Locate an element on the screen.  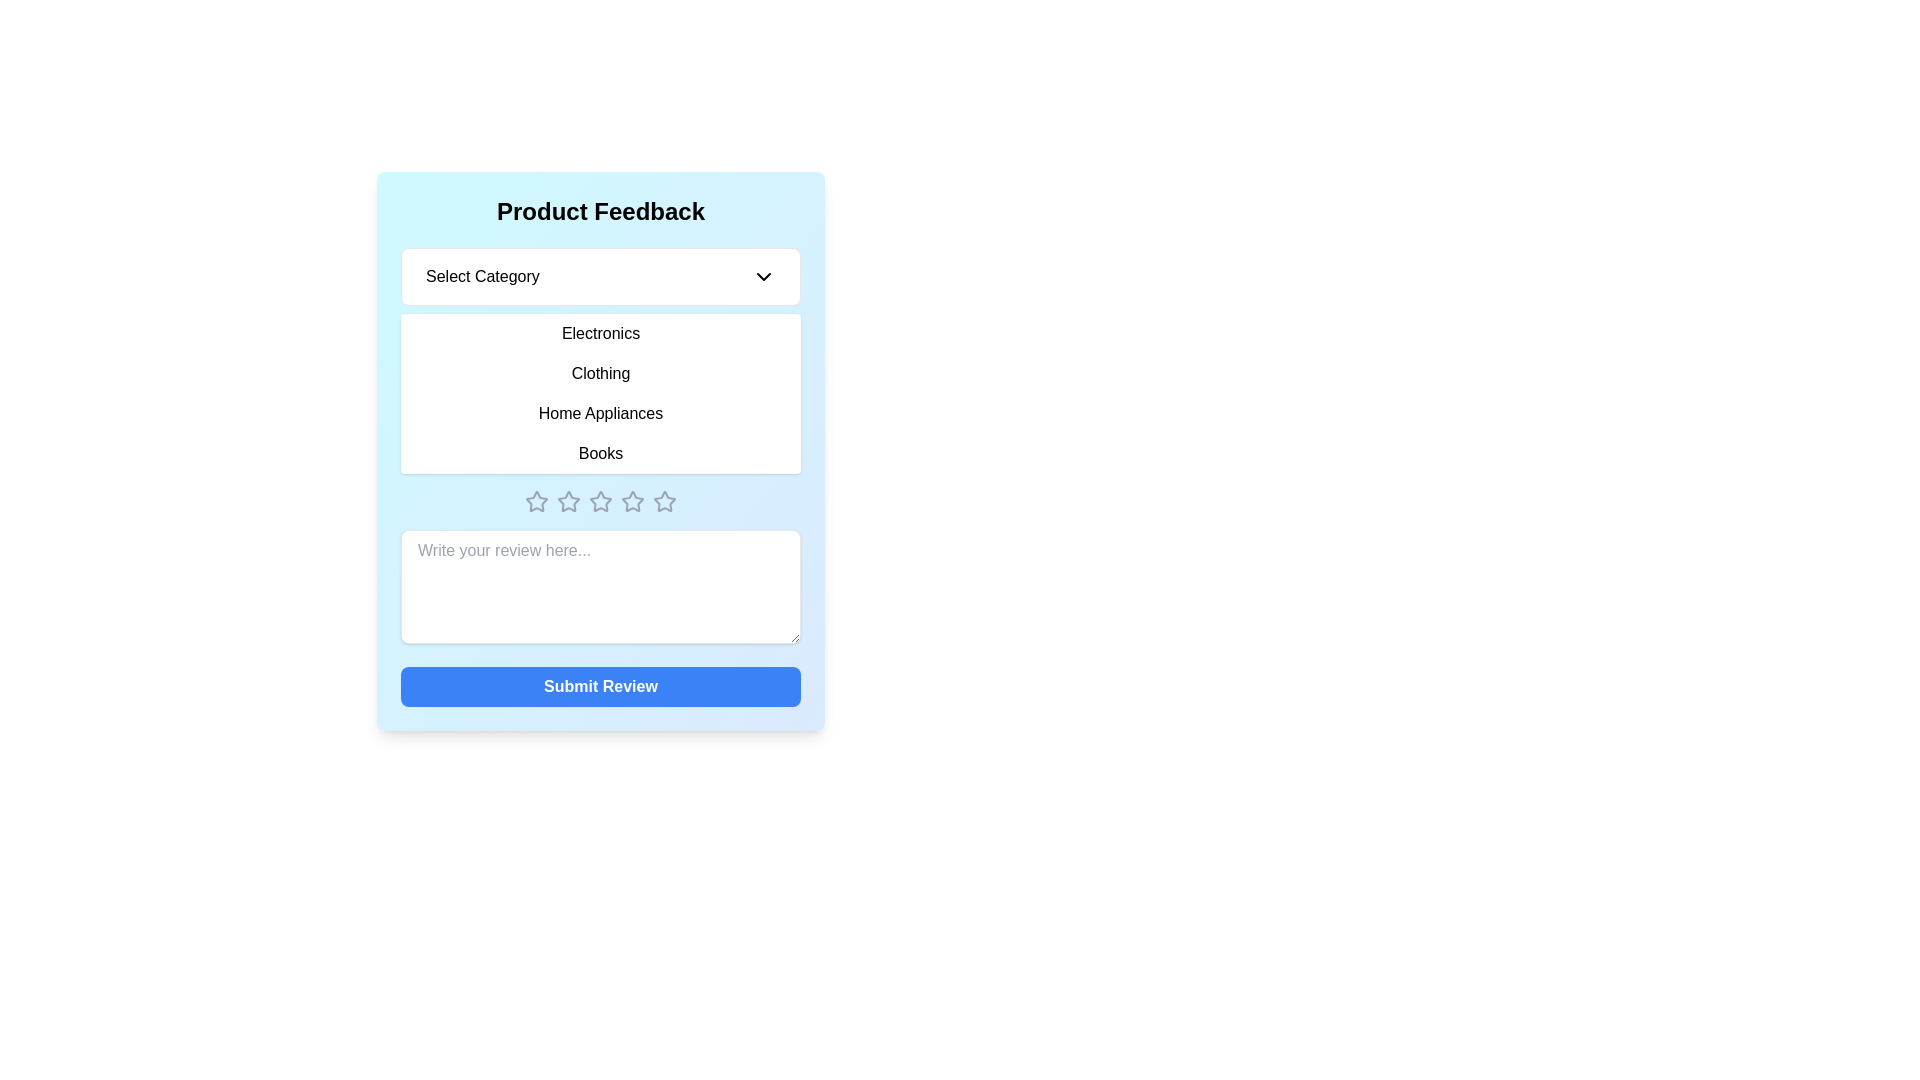
the third star rating icon, which is light gray and hollow is located at coordinates (599, 500).